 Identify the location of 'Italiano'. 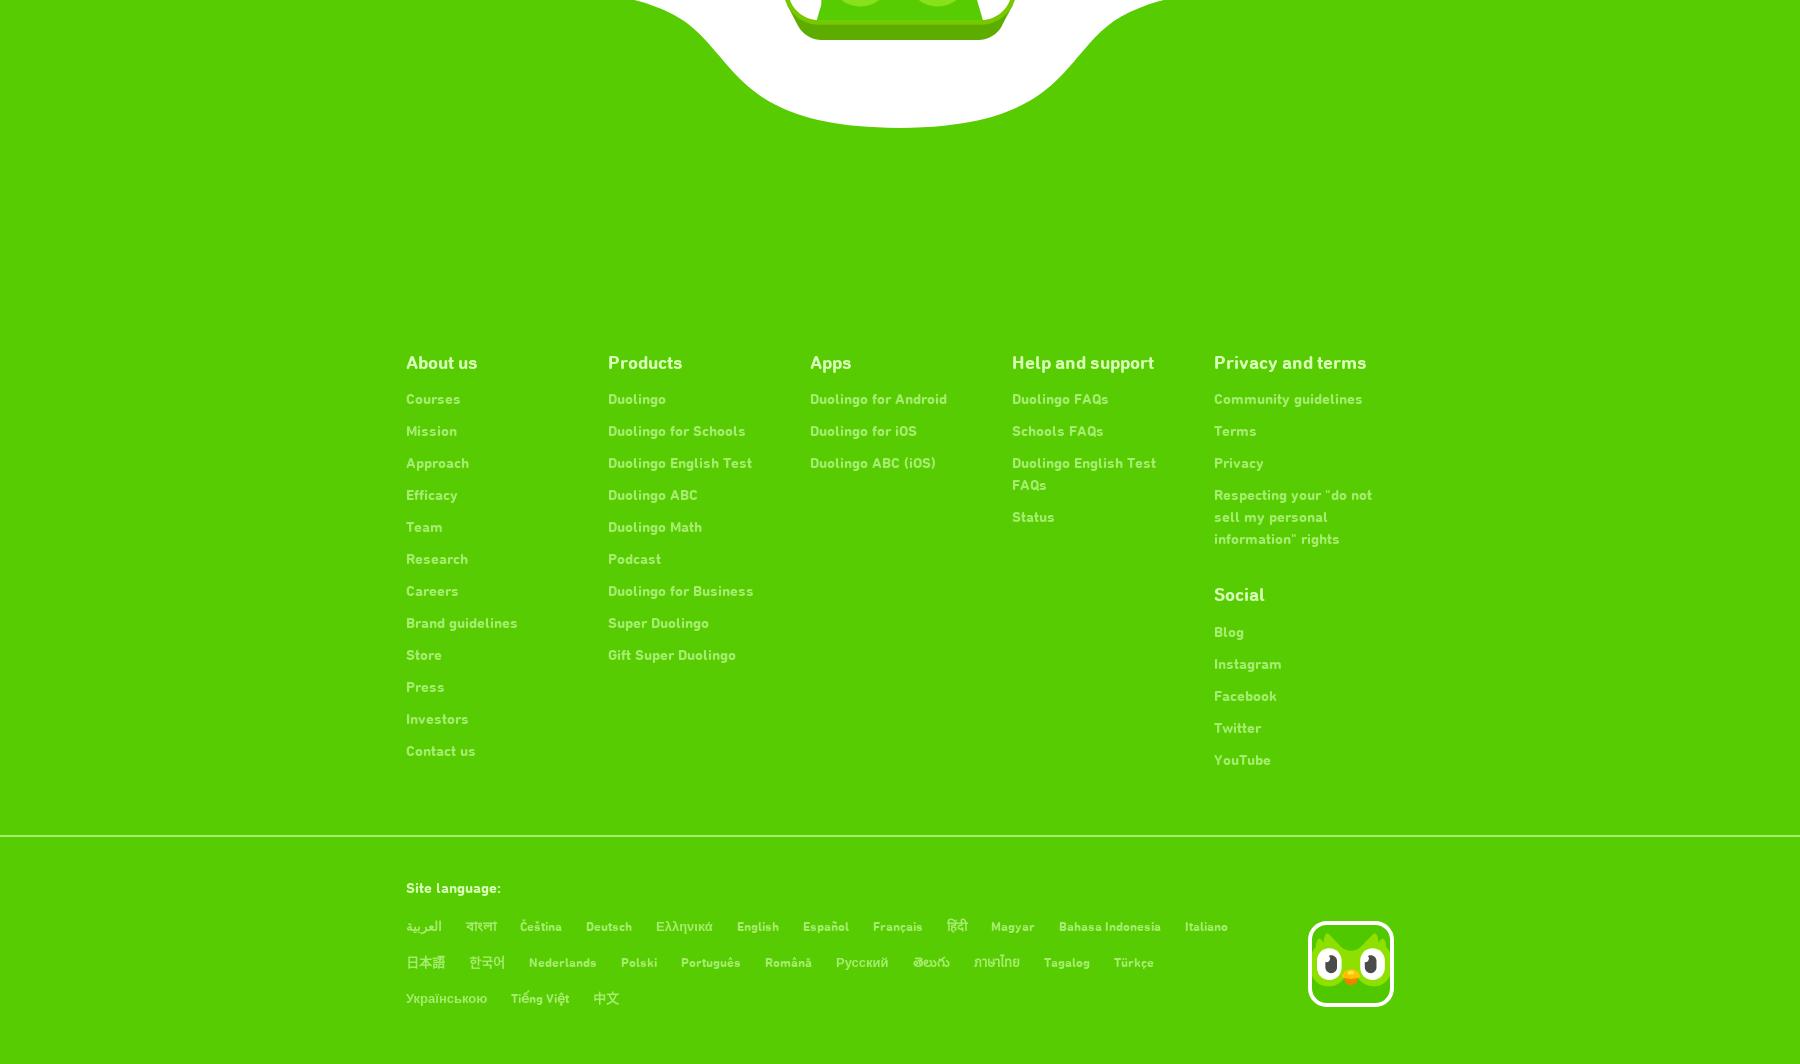
(1204, 926).